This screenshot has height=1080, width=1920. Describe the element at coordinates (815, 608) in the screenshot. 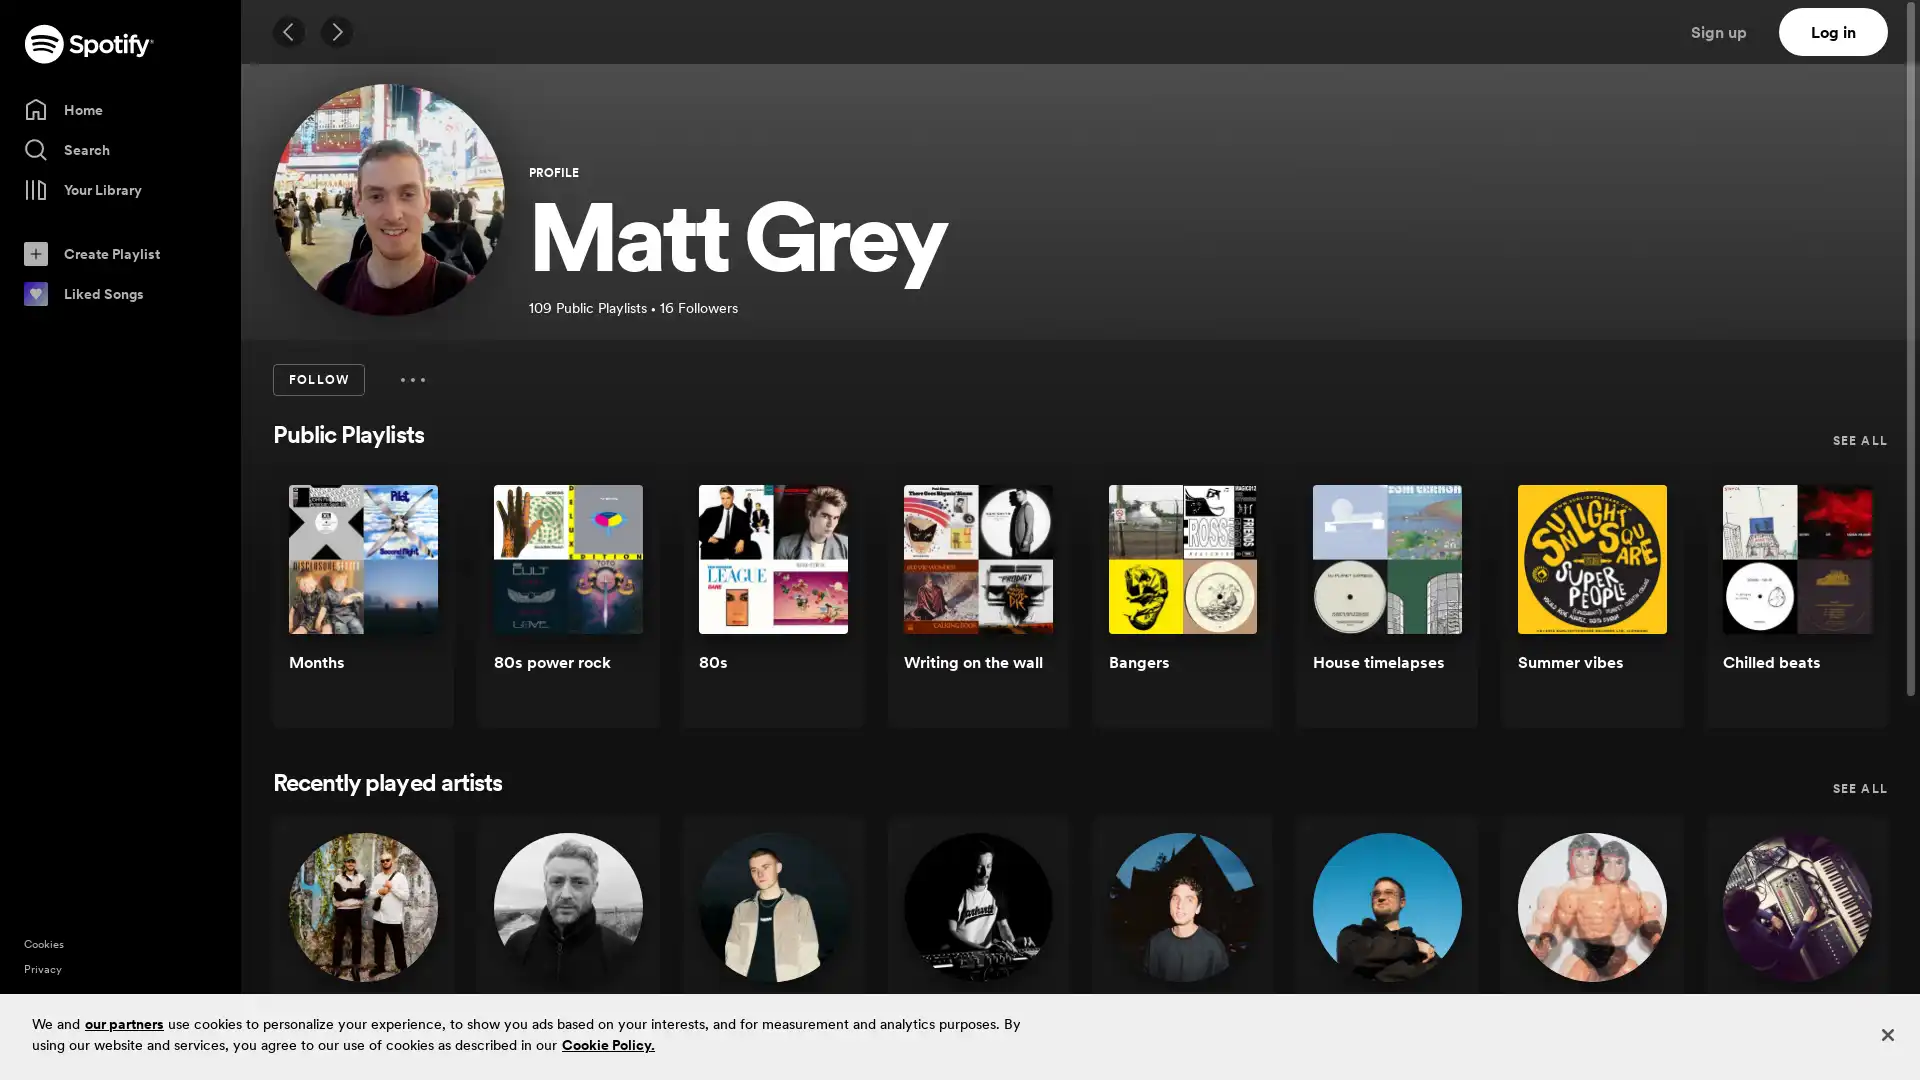

I see `Play 80s` at that location.